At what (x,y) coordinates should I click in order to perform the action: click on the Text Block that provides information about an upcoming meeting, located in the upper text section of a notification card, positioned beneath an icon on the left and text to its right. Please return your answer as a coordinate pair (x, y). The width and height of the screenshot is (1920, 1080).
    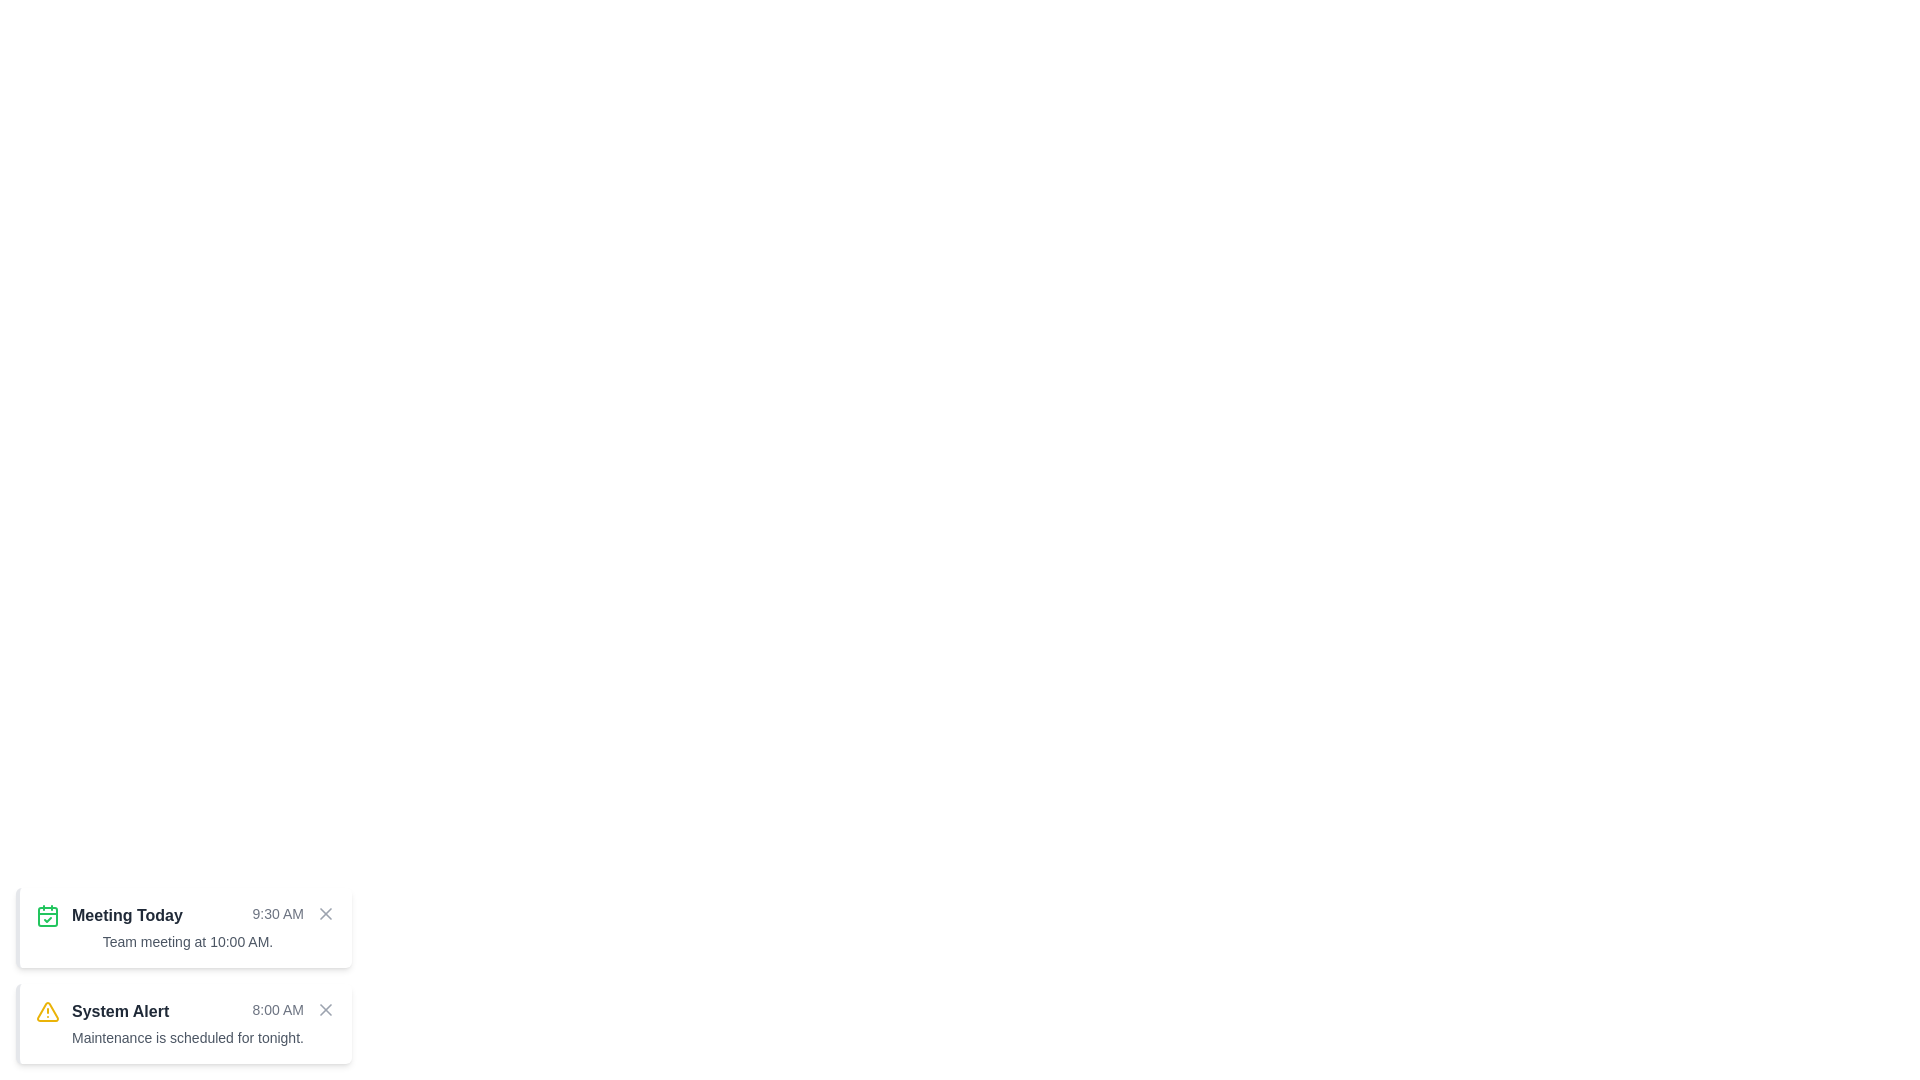
    Looking at the image, I should click on (187, 928).